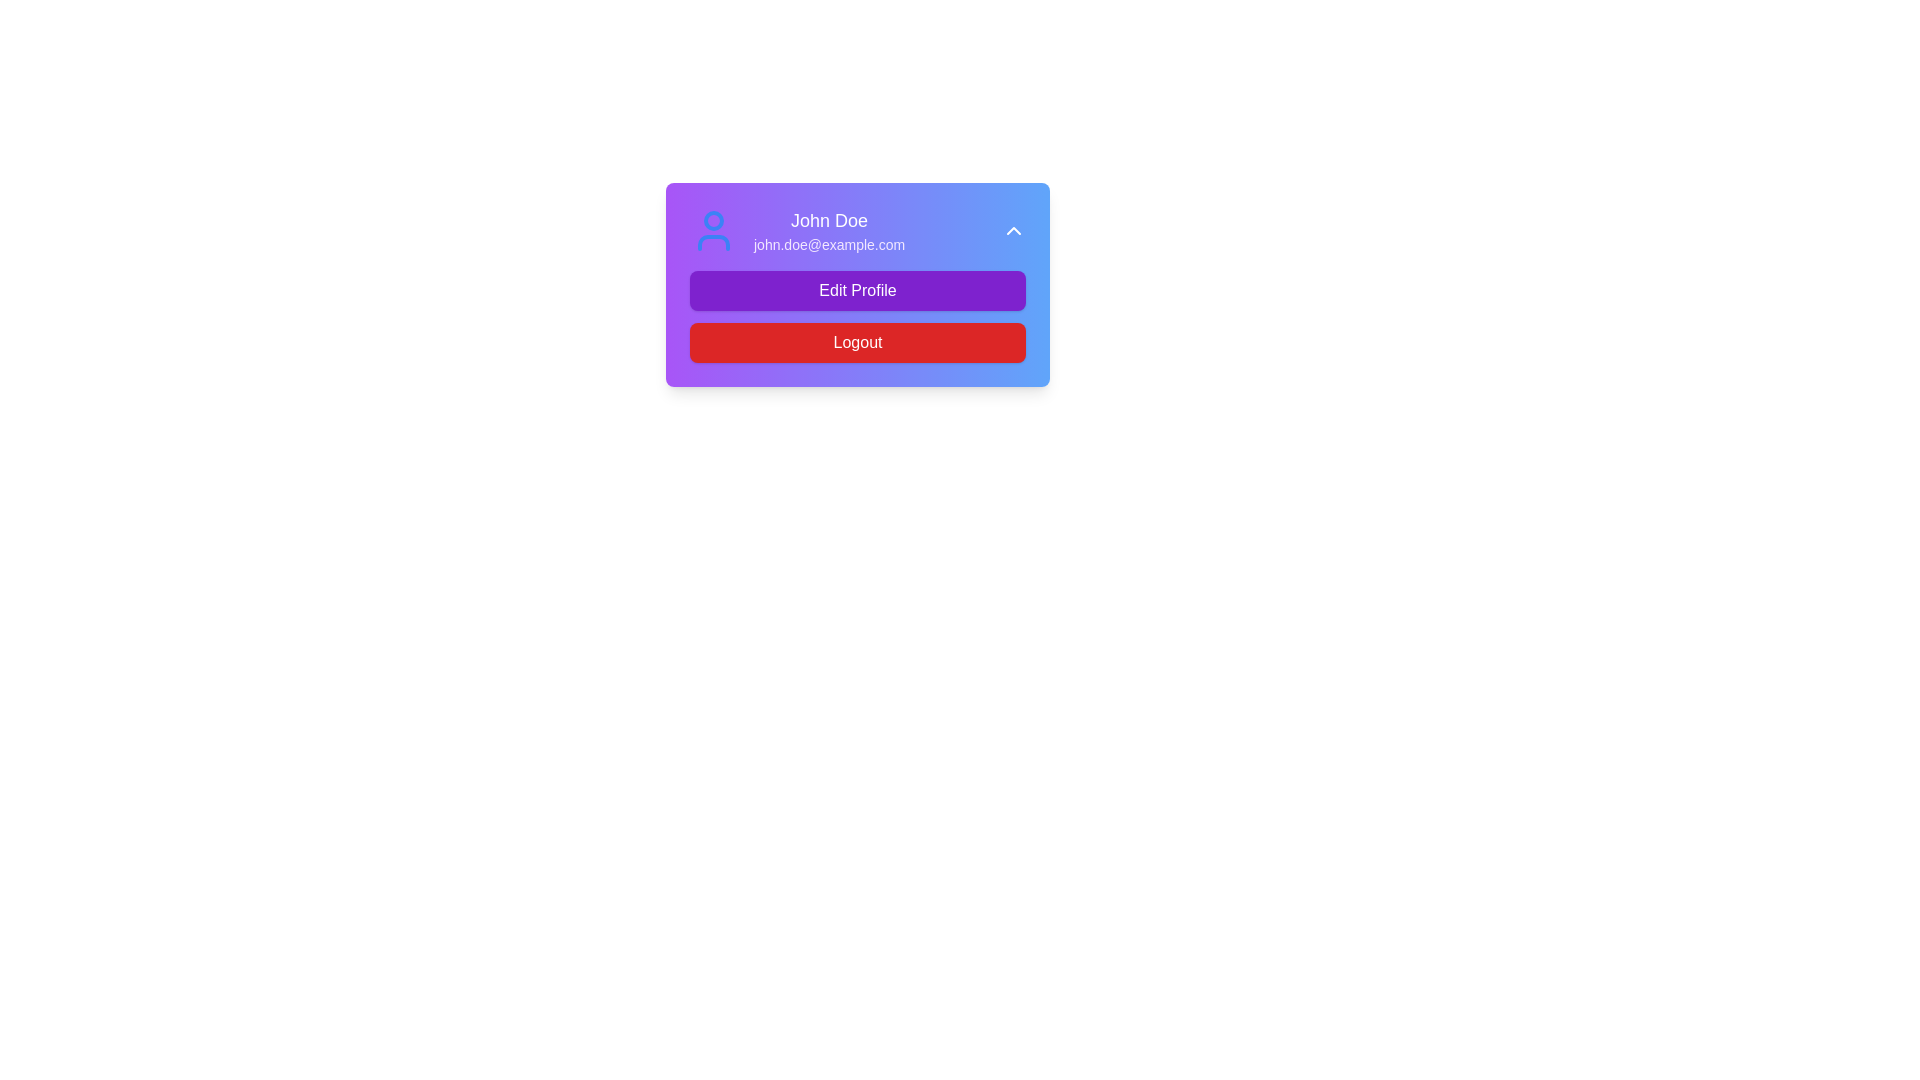 Image resolution: width=1920 pixels, height=1080 pixels. What do you see at coordinates (714, 220) in the screenshot?
I see `SVG circle element located at the top-left section of the user profile dropdown card for debugging purposes` at bounding box center [714, 220].